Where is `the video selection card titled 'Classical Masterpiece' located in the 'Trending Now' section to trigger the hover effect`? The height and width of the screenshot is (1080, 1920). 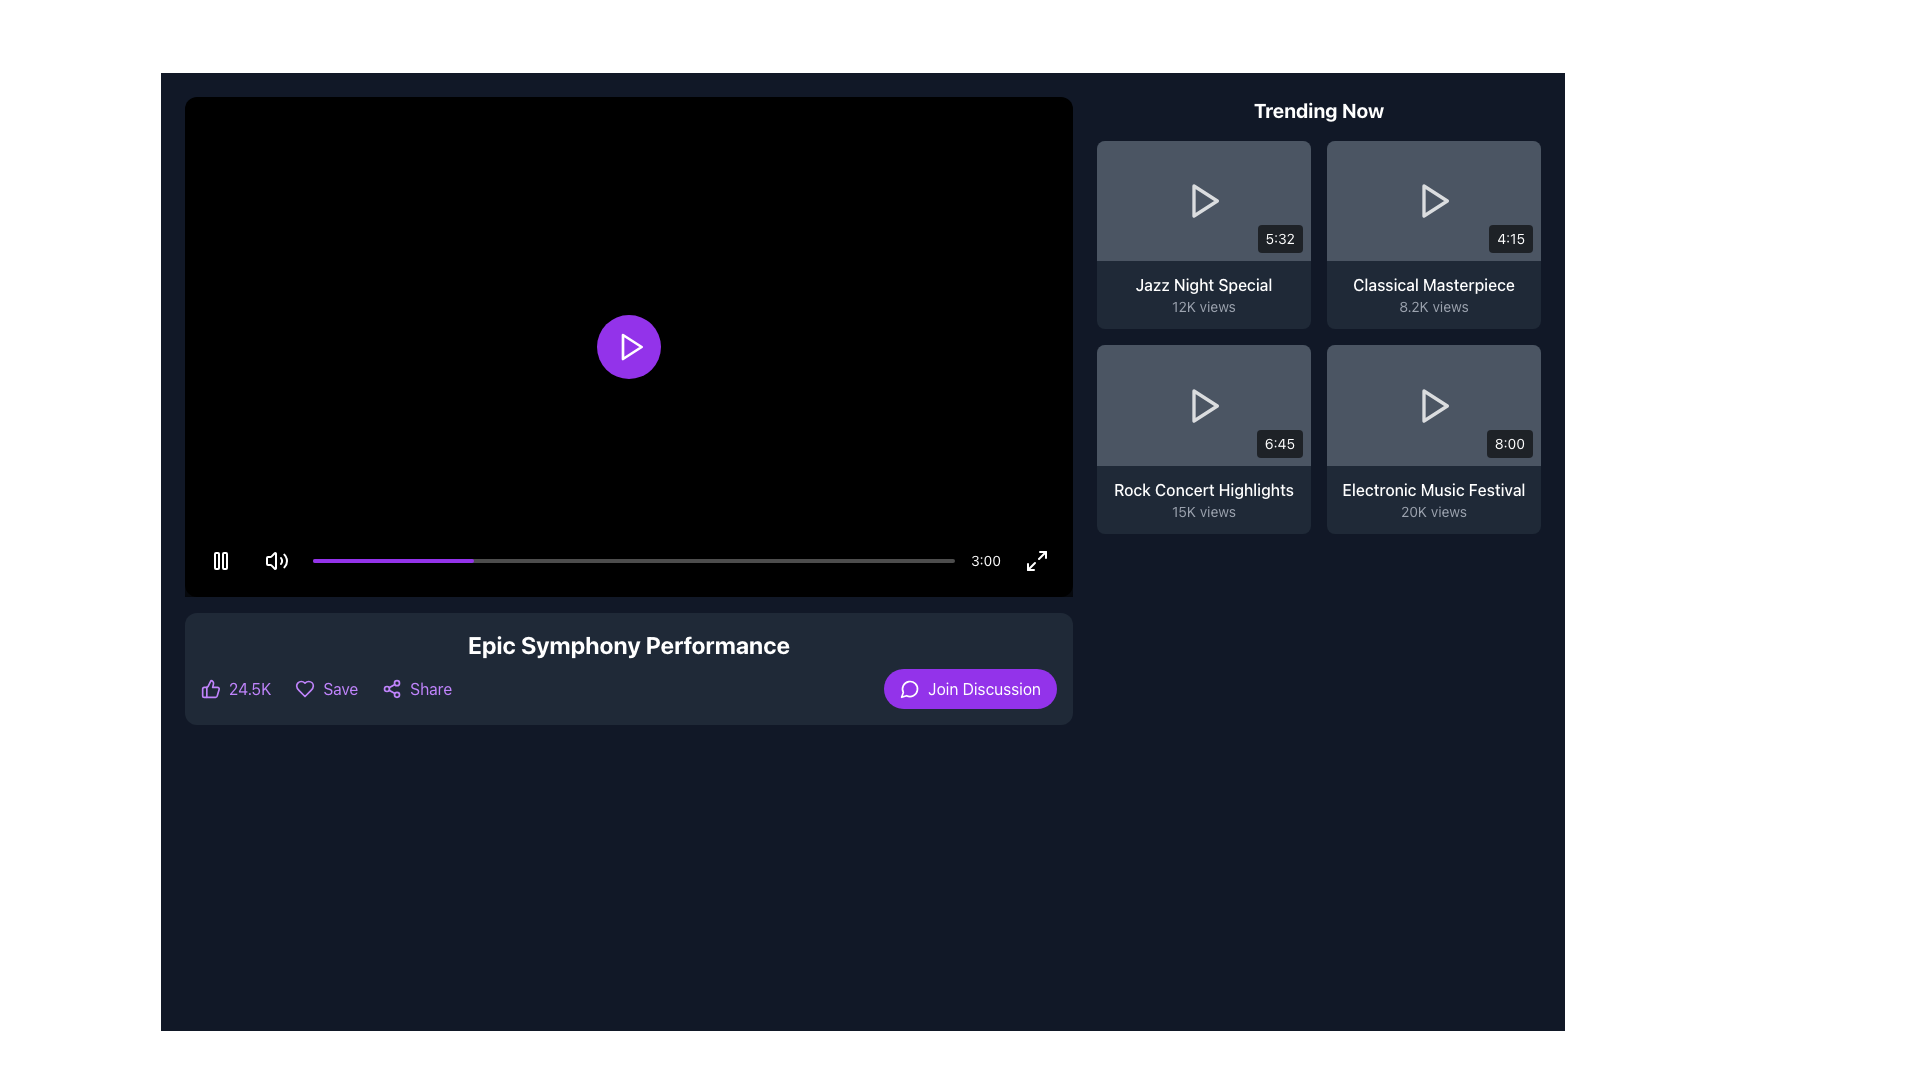
the video selection card titled 'Classical Masterpiece' located in the 'Trending Now' section to trigger the hover effect is located at coordinates (1433, 234).